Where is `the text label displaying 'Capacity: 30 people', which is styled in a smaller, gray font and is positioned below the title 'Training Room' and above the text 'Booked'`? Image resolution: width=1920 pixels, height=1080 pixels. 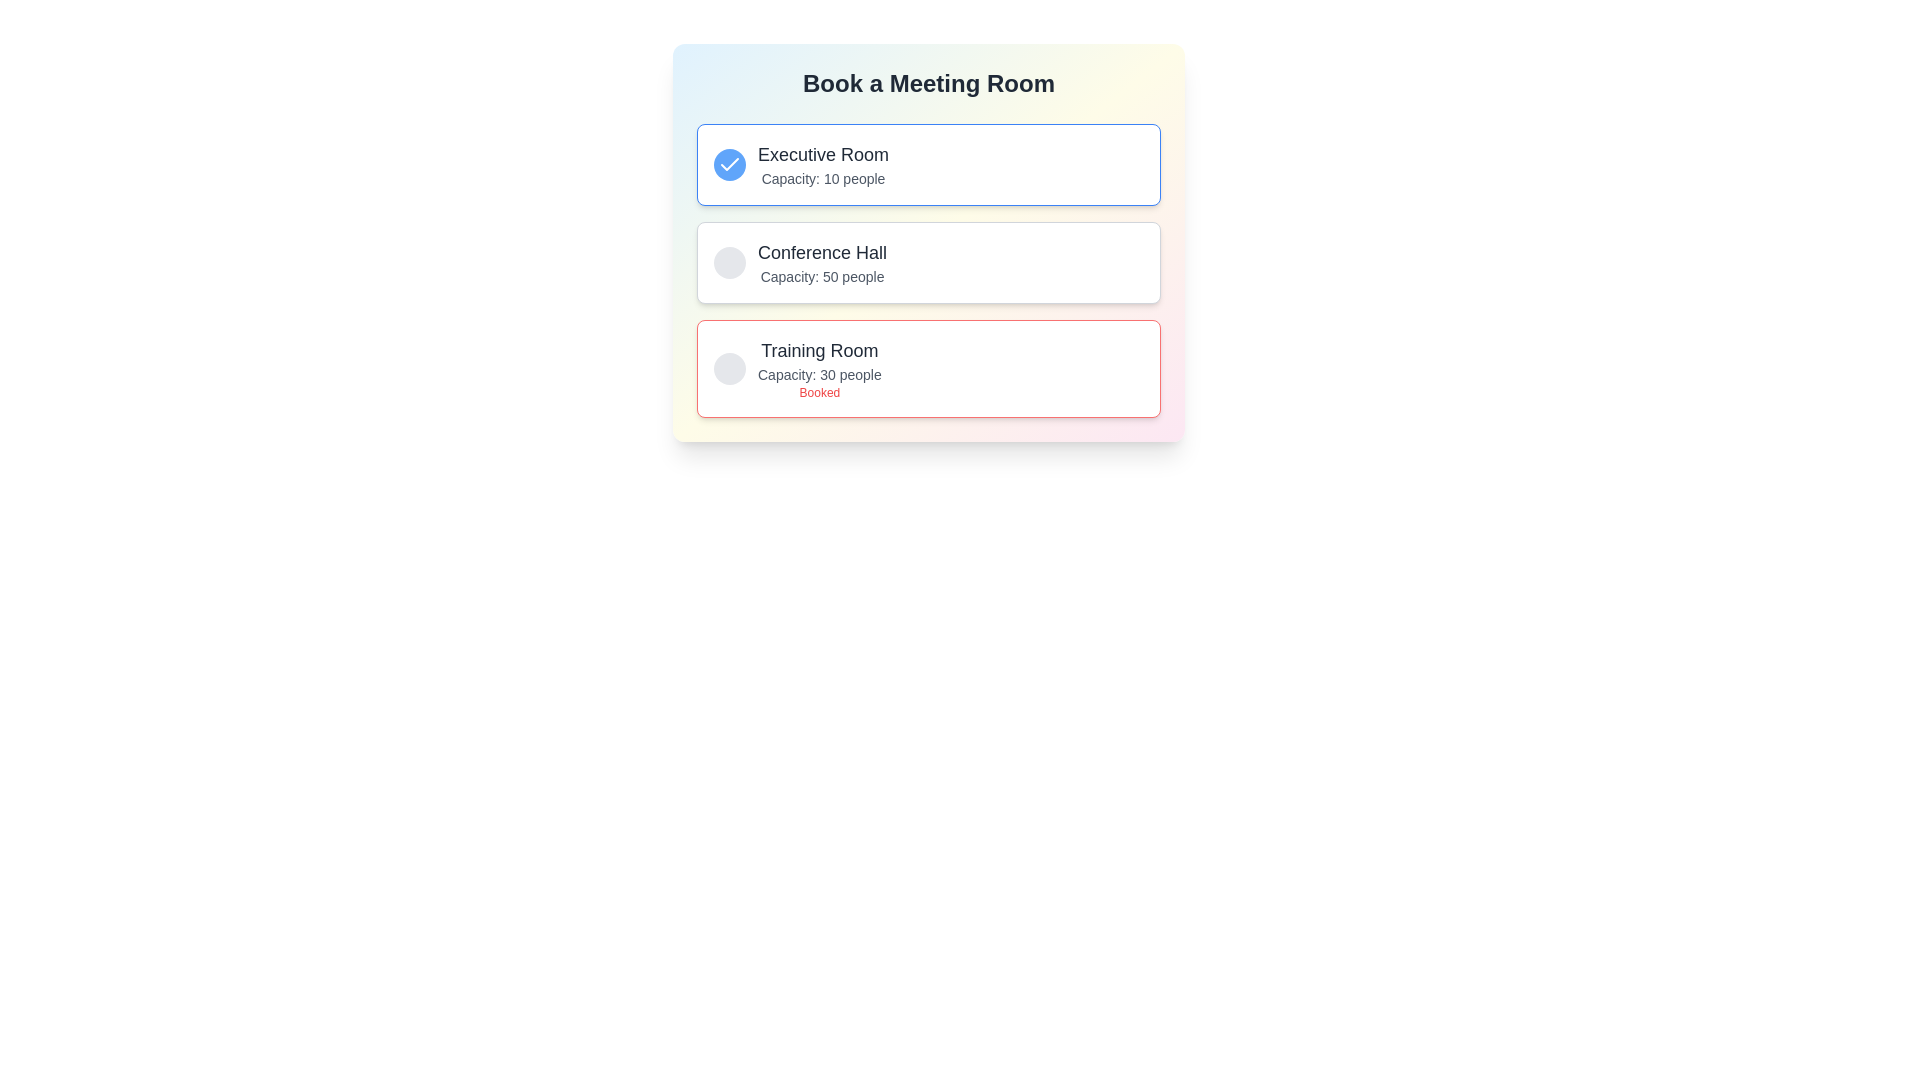 the text label displaying 'Capacity: 30 people', which is styled in a smaller, gray font and is positioned below the title 'Training Room' and above the text 'Booked' is located at coordinates (819, 374).